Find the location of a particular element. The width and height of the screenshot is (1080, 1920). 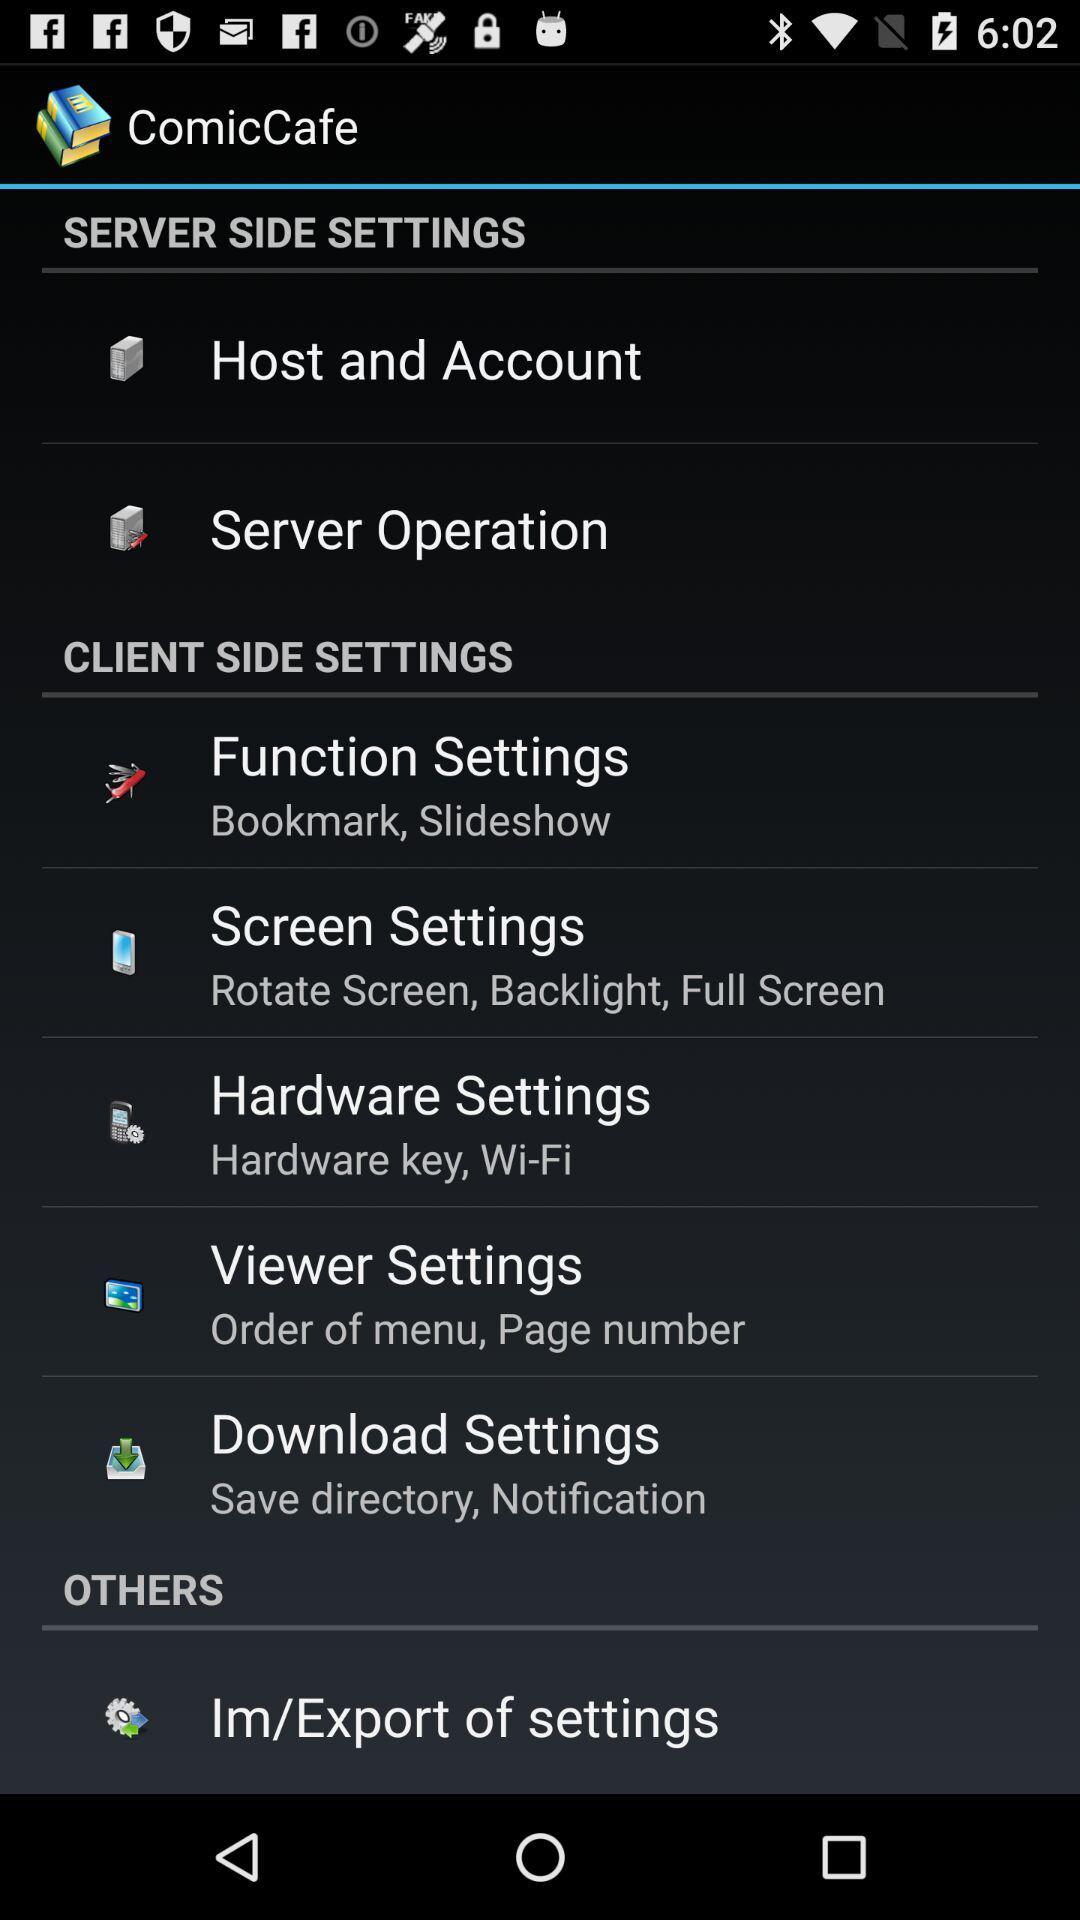

item above the others icon is located at coordinates (458, 1497).